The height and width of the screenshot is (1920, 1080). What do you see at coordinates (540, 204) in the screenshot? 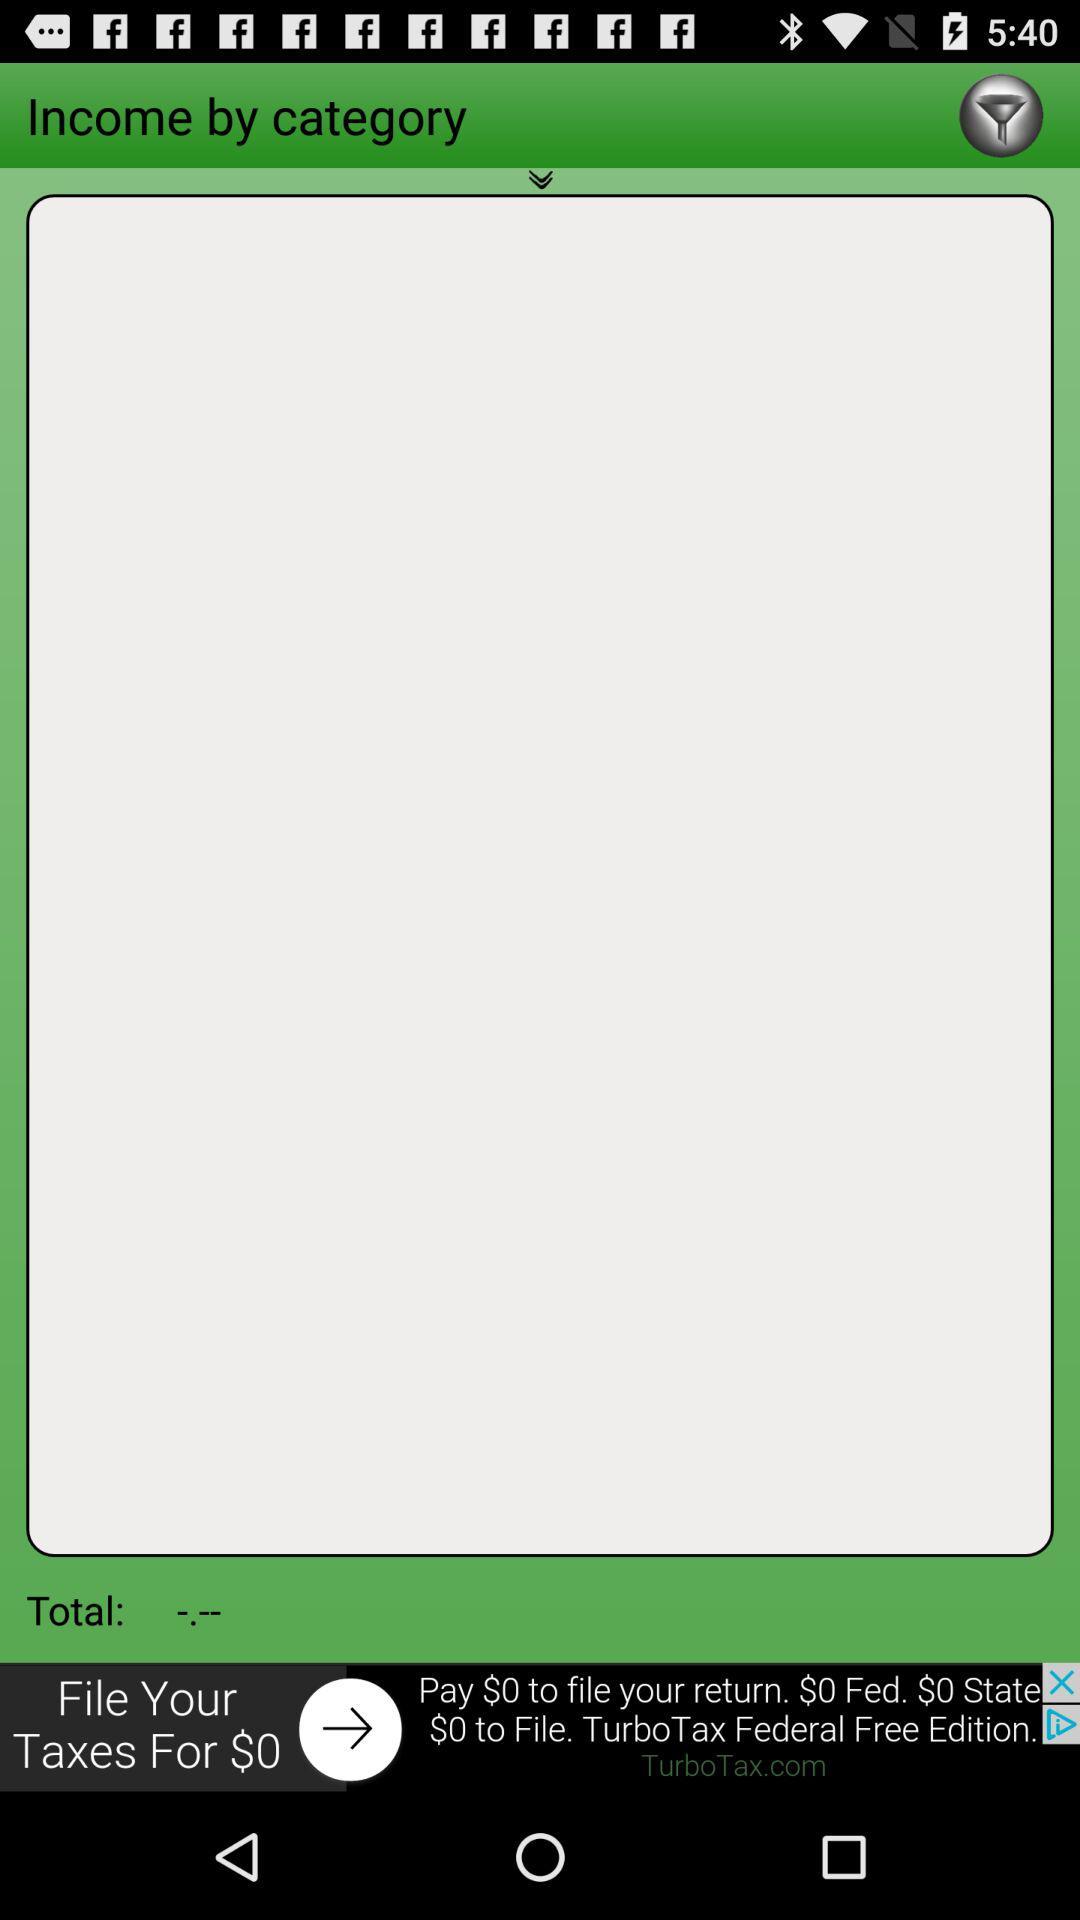
I see `the expand_more icon` at bounding box center [540, 204].